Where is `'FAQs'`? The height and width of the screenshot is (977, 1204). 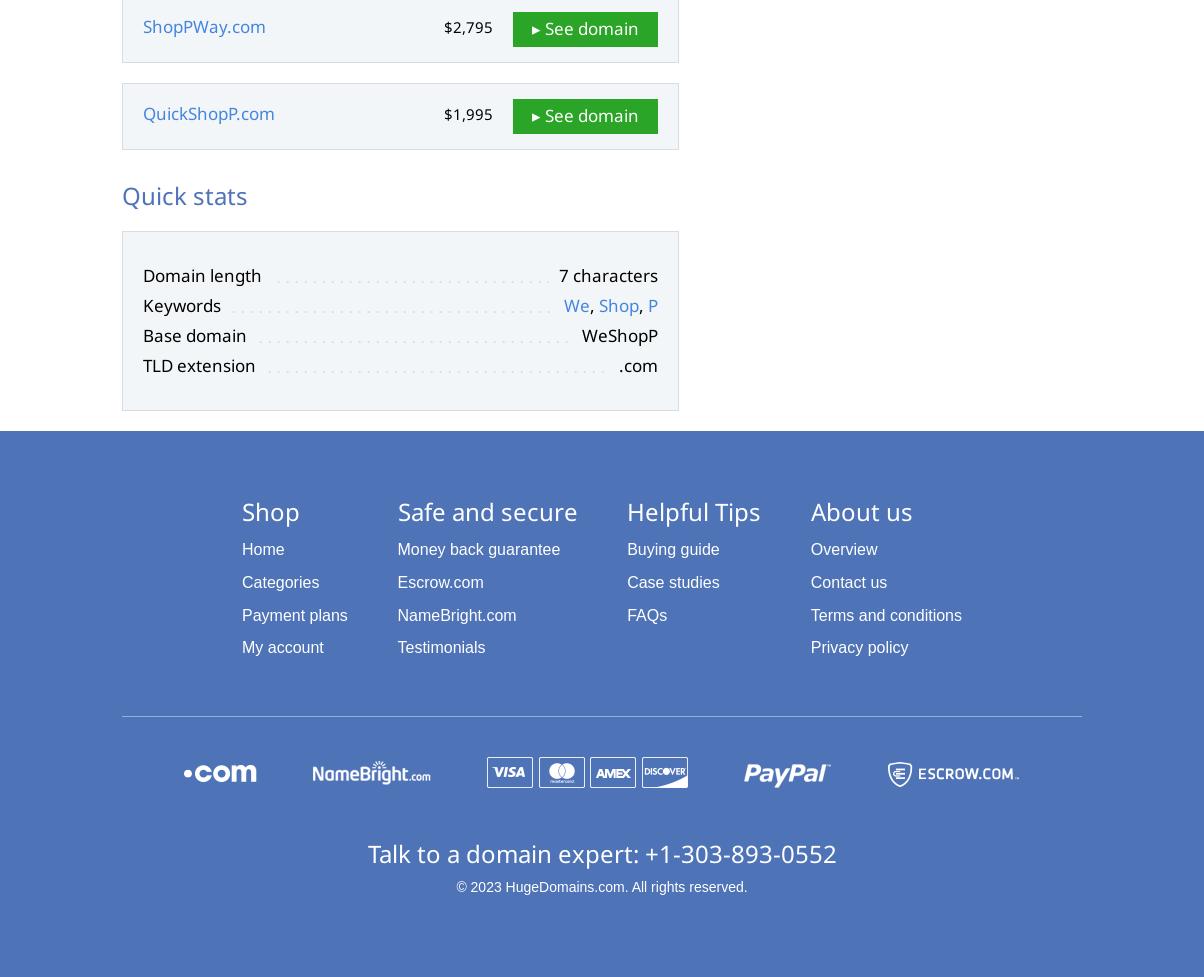
'FAQs' is located at coordinates (647, 613).